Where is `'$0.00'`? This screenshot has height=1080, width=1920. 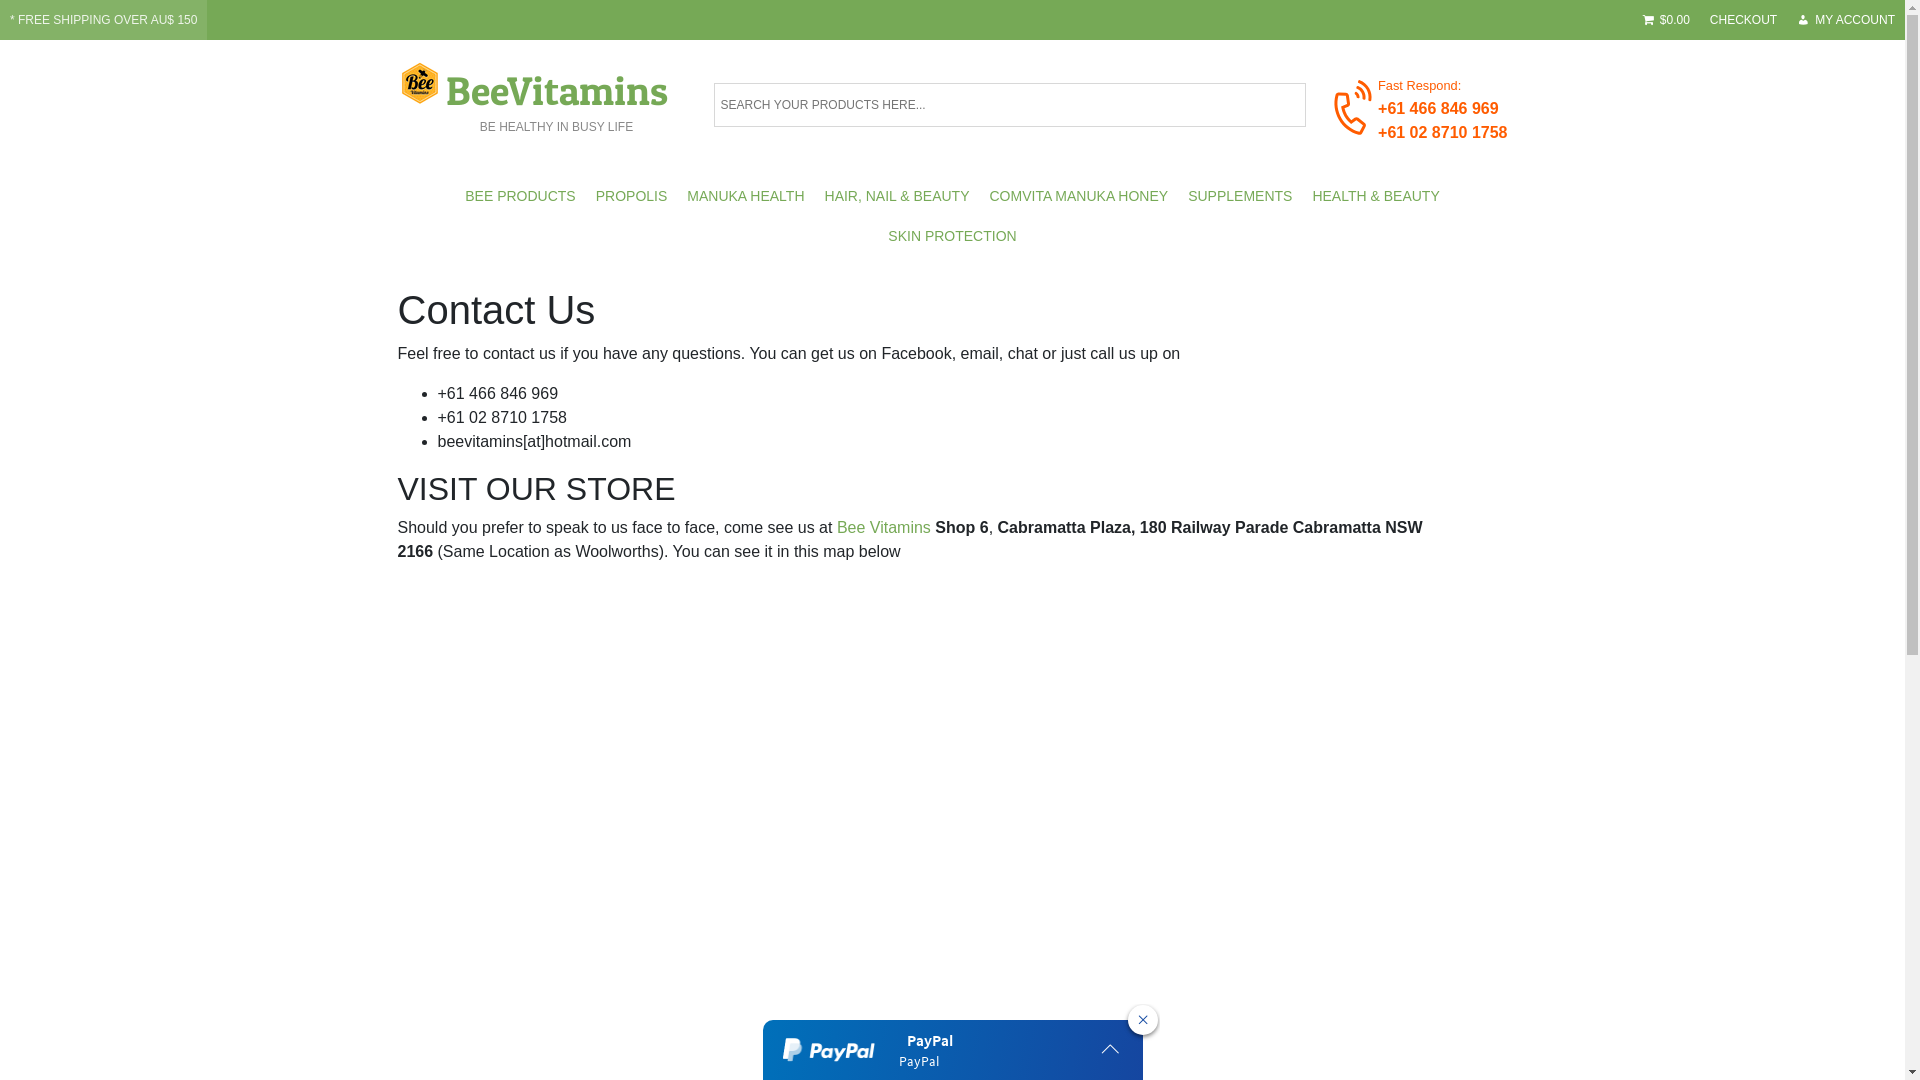 '$0.00' is located at coordinates (1666, 19).